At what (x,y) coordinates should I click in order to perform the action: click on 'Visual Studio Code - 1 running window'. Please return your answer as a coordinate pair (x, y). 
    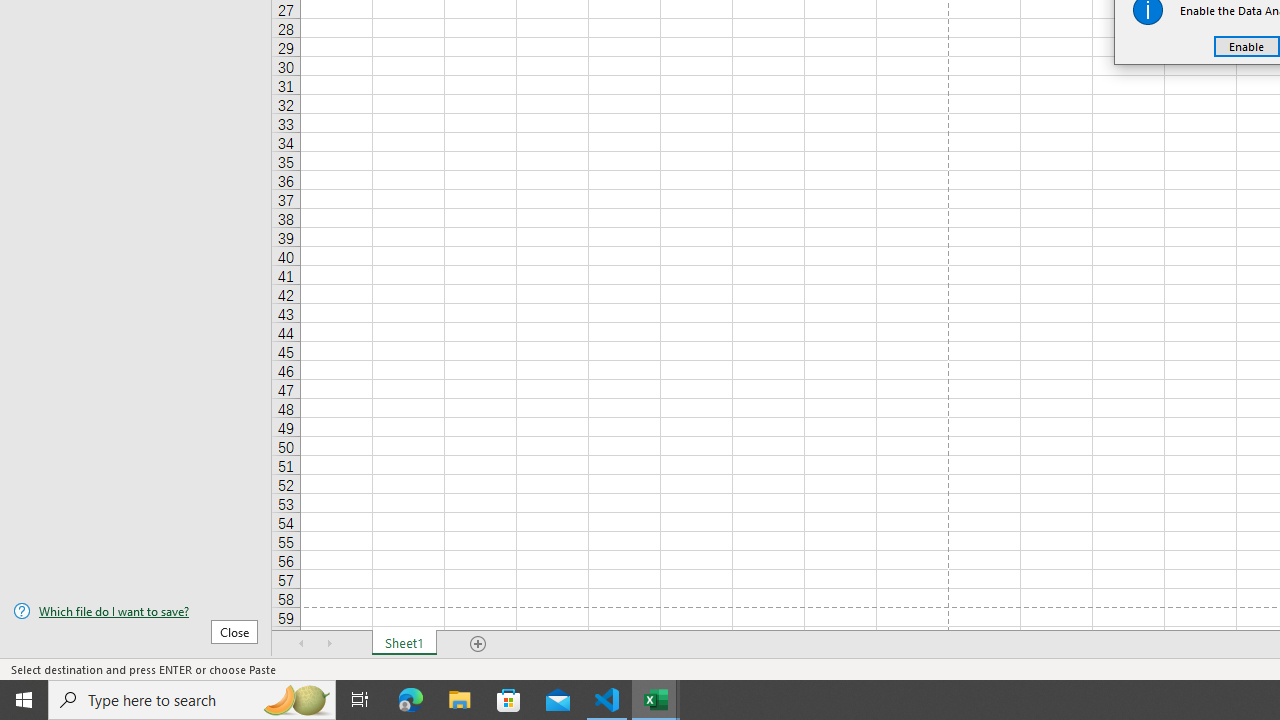
    Looking at the image, I should click on (606, 698).